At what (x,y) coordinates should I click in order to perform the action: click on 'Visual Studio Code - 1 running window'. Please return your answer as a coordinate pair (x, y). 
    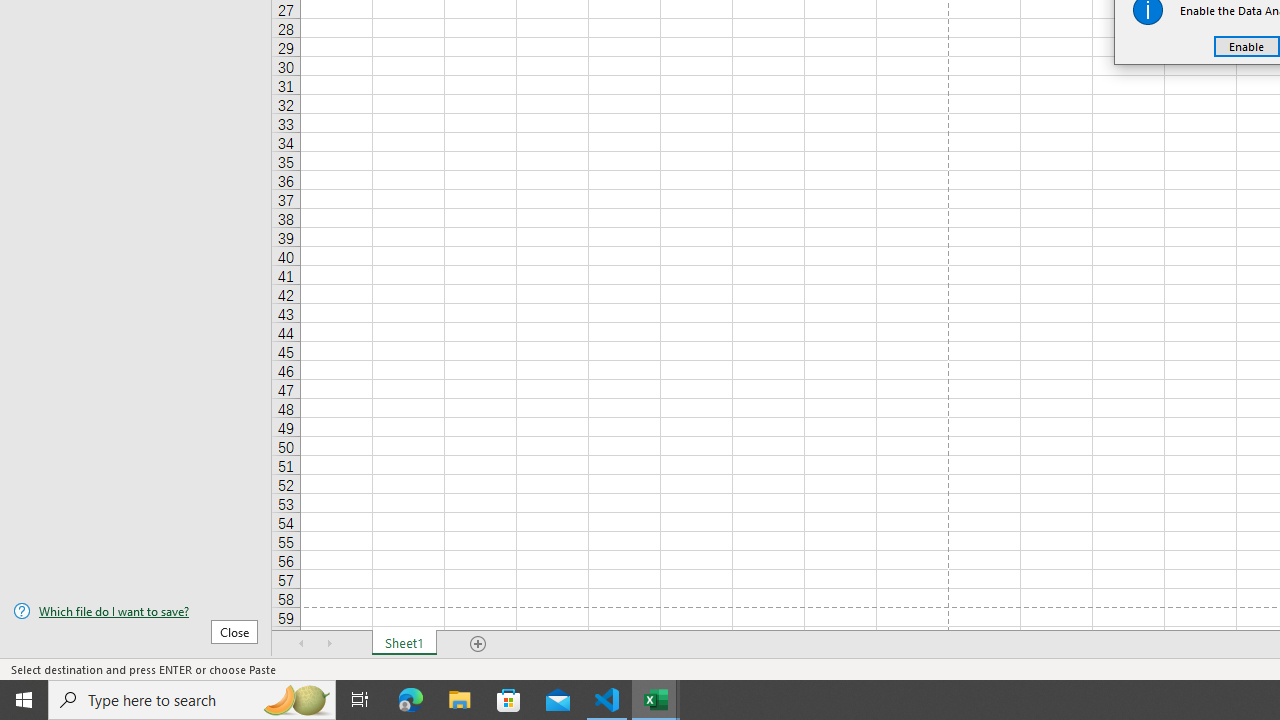
    Looking at the image, I should click on (606, 698).